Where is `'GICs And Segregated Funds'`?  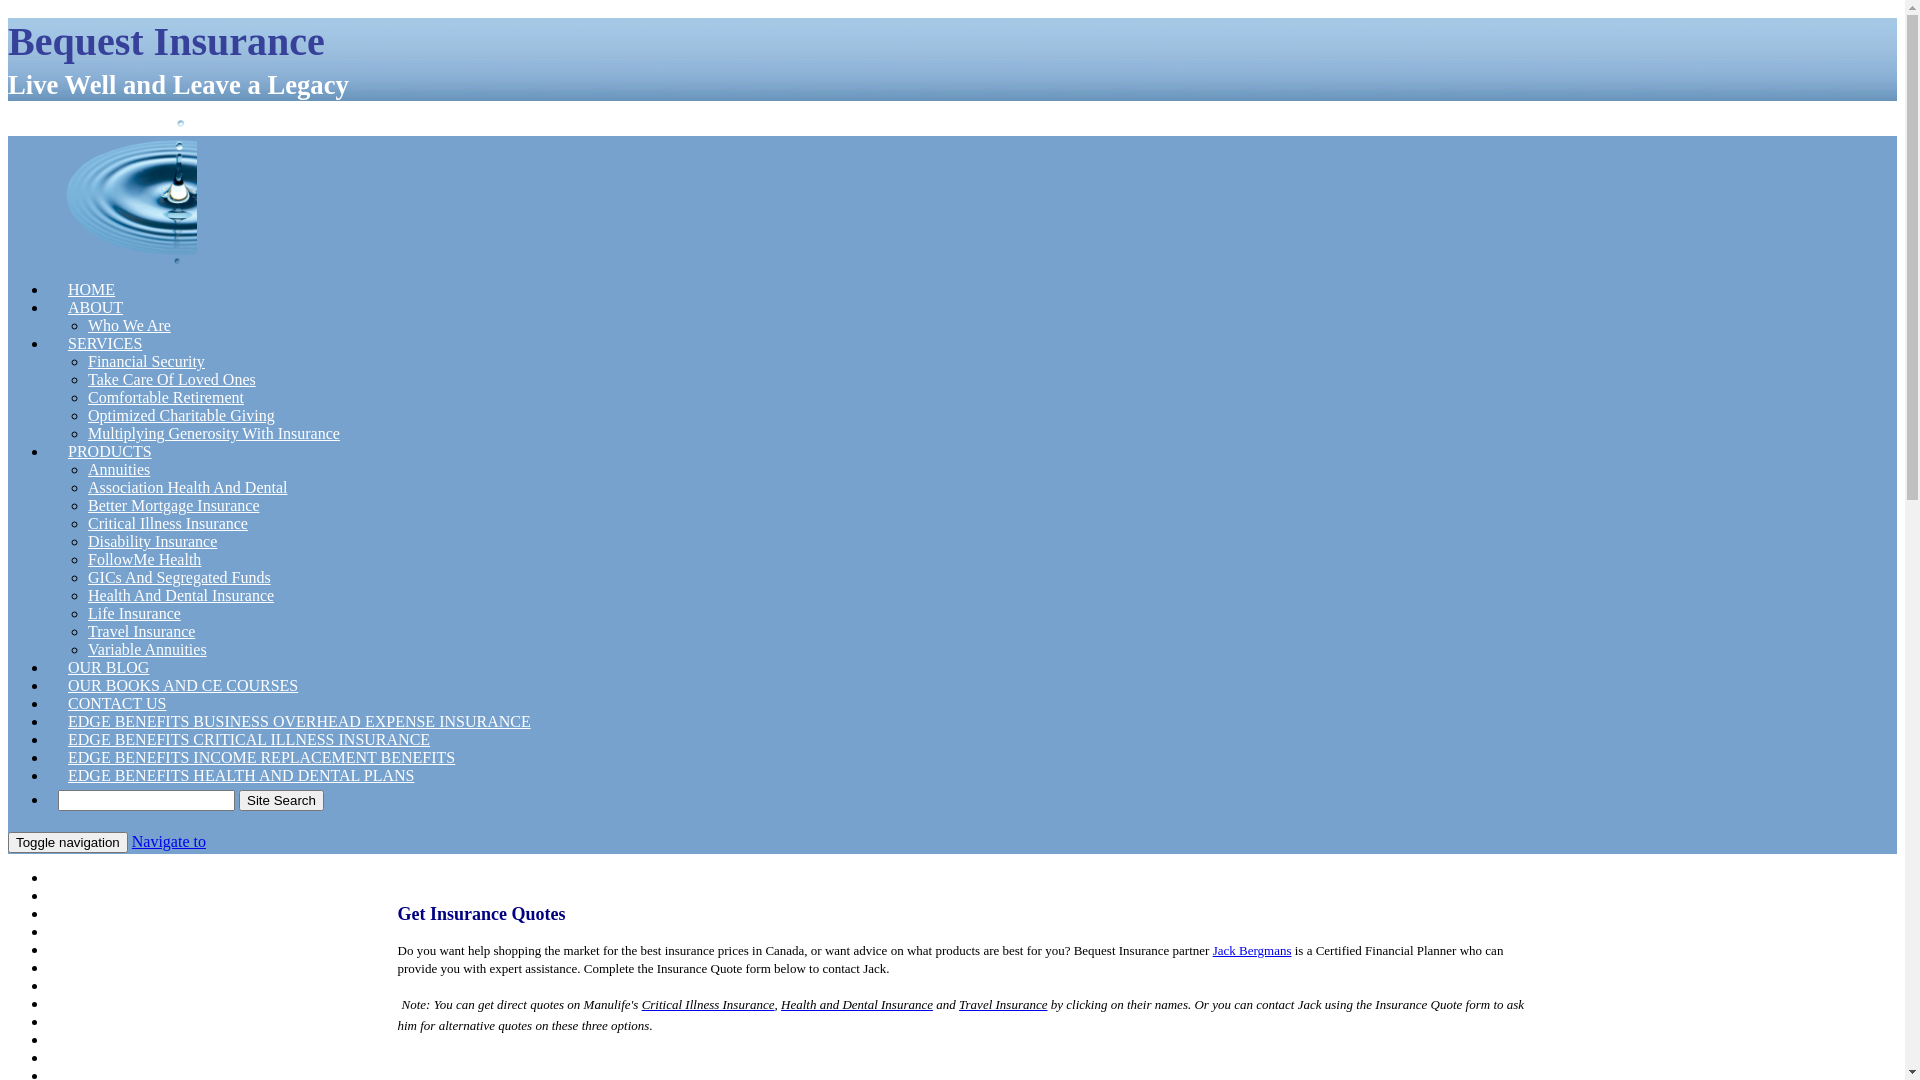
'GICs And Segregated Funds' is located at coordinates (179, 577).